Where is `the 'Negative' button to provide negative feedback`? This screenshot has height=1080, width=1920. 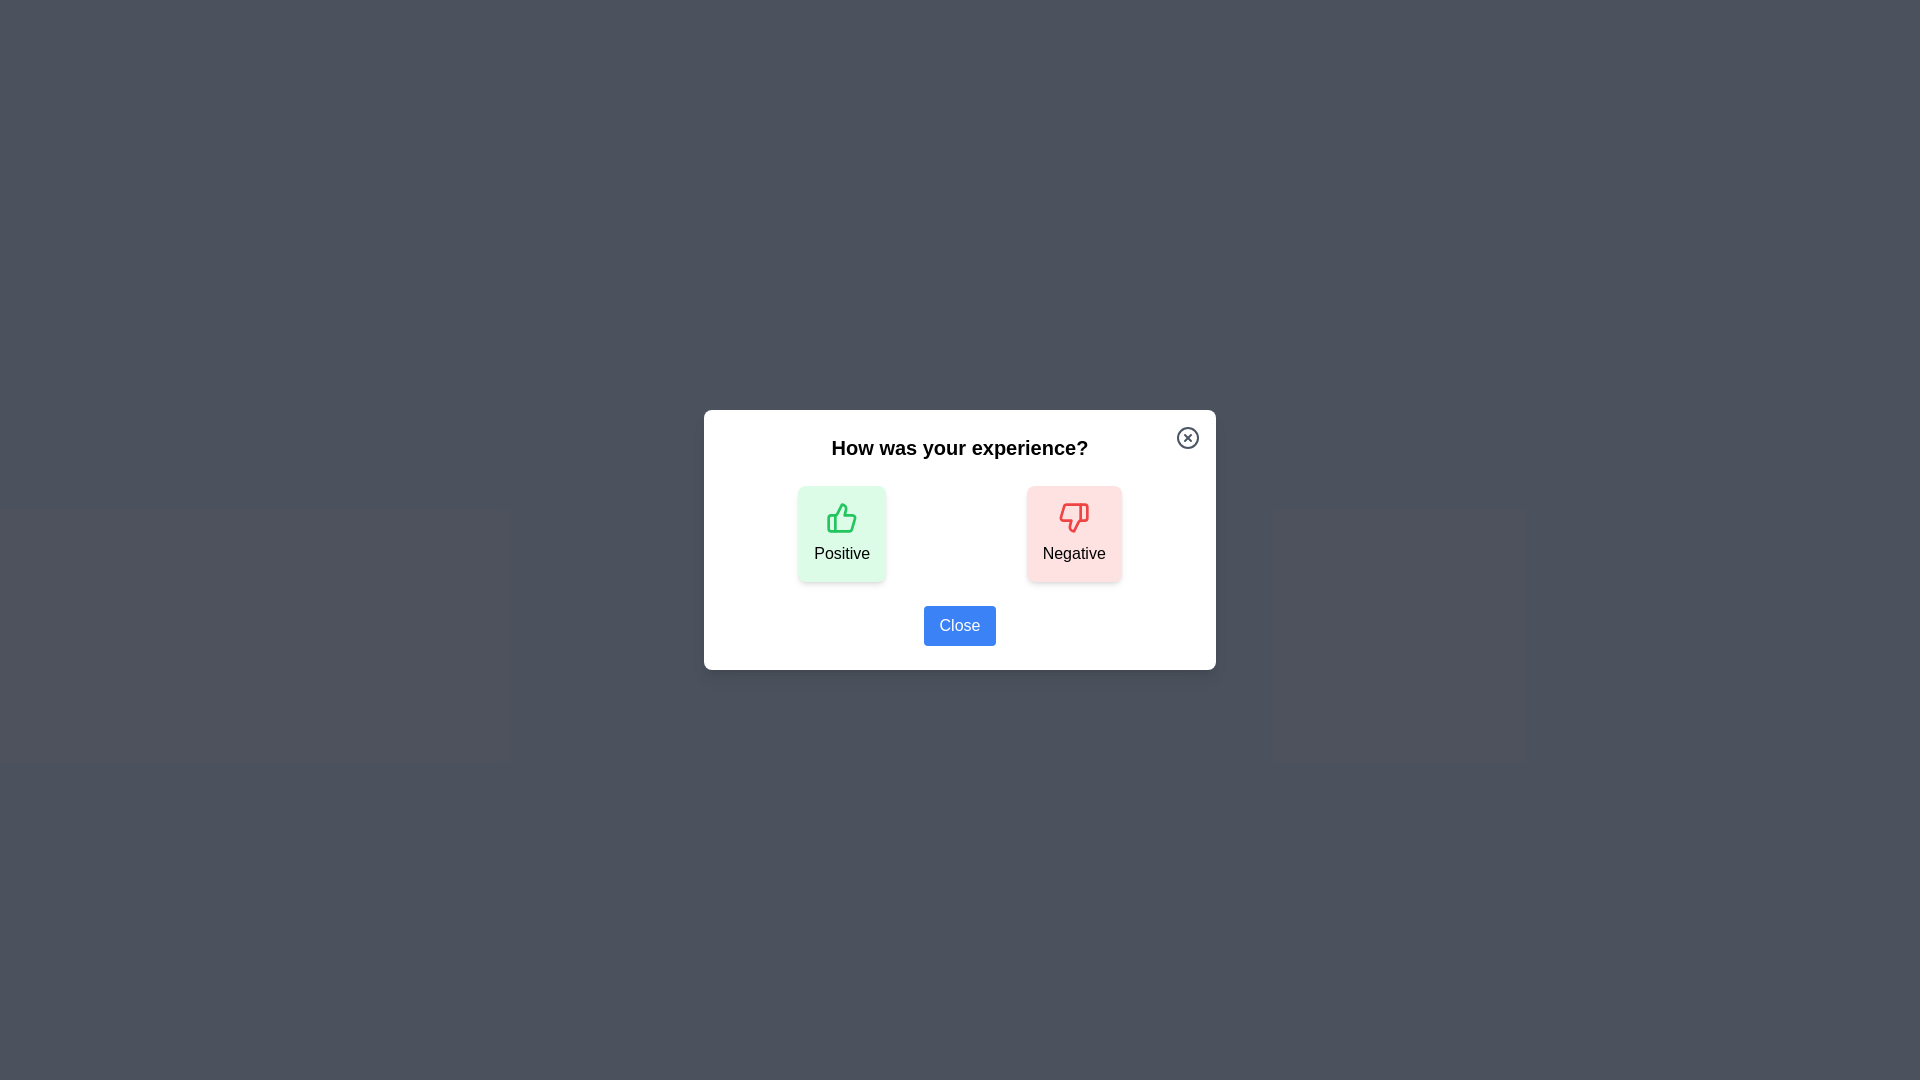 the 'Negative' button to provide negative feedback is located at coordinates (1073, 532).